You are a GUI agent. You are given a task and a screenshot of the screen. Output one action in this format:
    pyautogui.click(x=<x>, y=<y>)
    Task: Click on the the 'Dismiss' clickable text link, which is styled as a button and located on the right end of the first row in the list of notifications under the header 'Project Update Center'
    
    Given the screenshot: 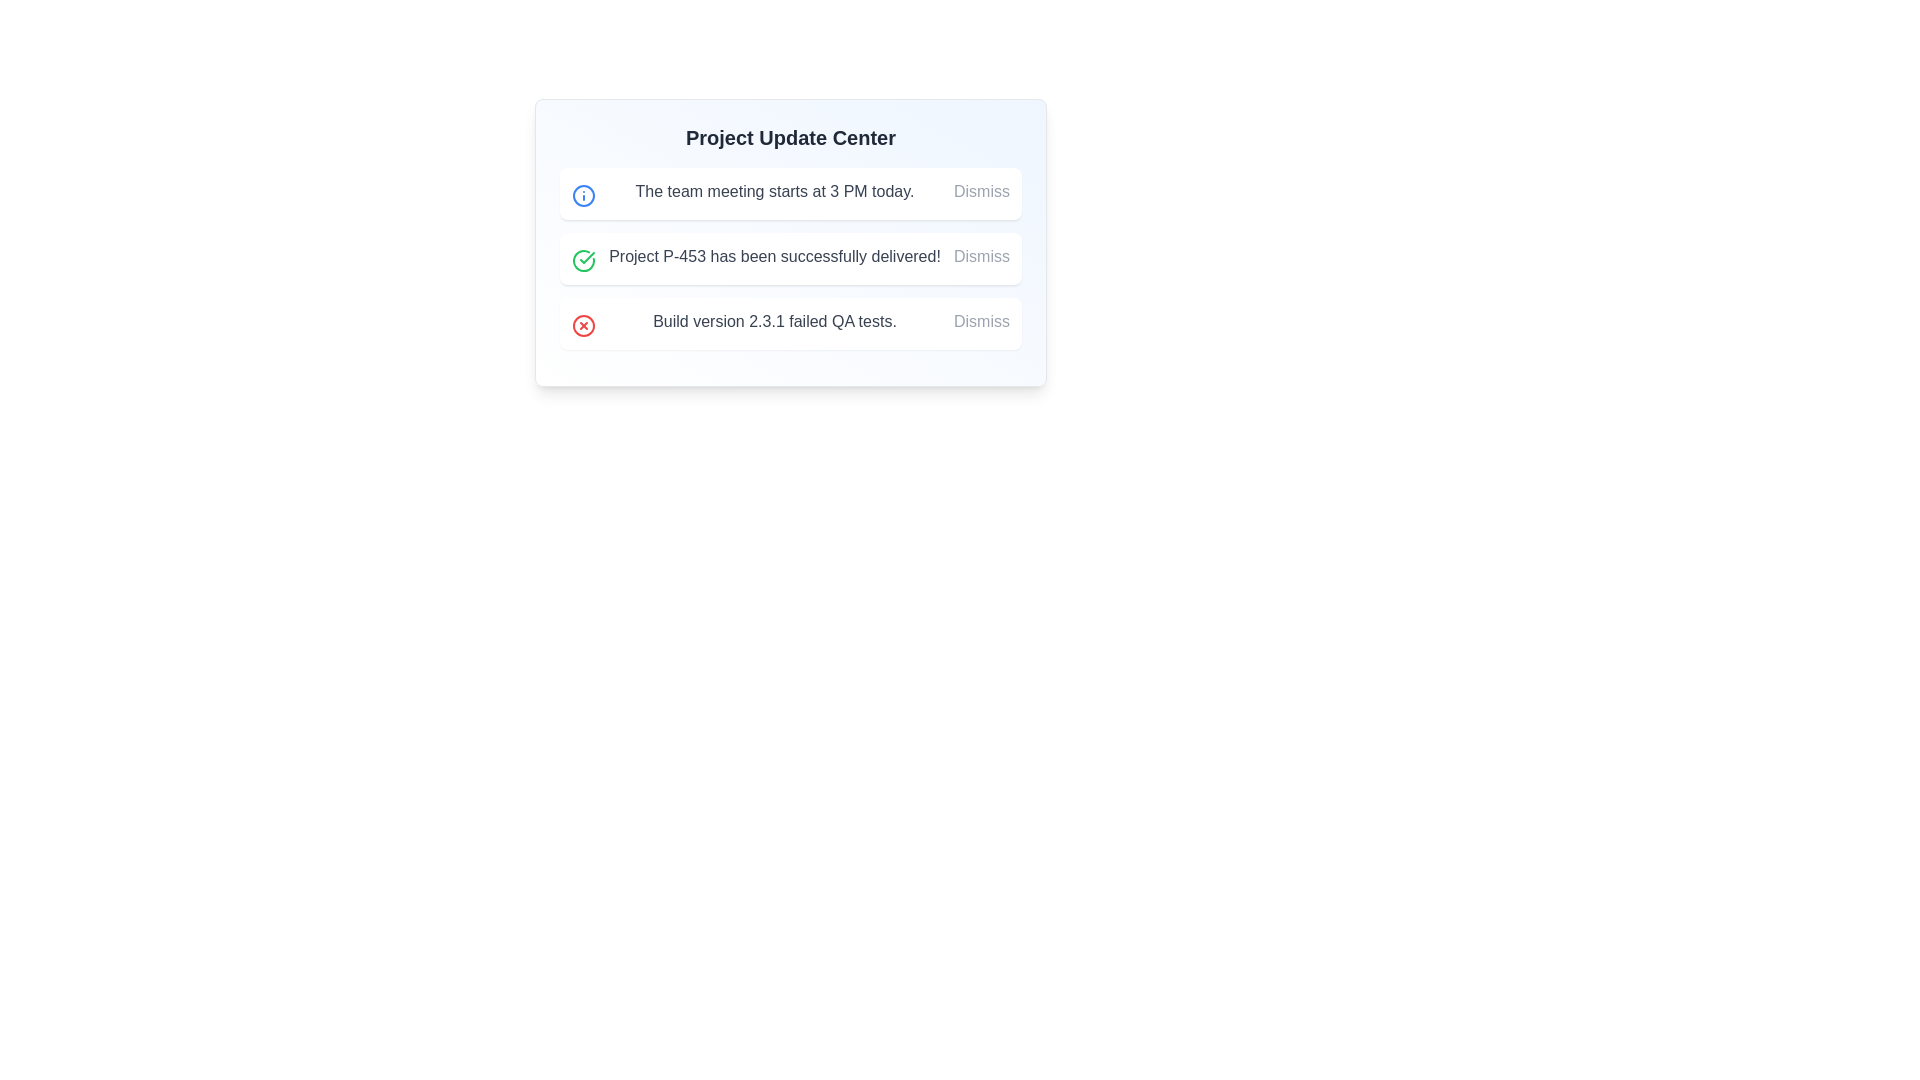 What is the action you would take?
    pyautogui.click(x=982, y=192)
    